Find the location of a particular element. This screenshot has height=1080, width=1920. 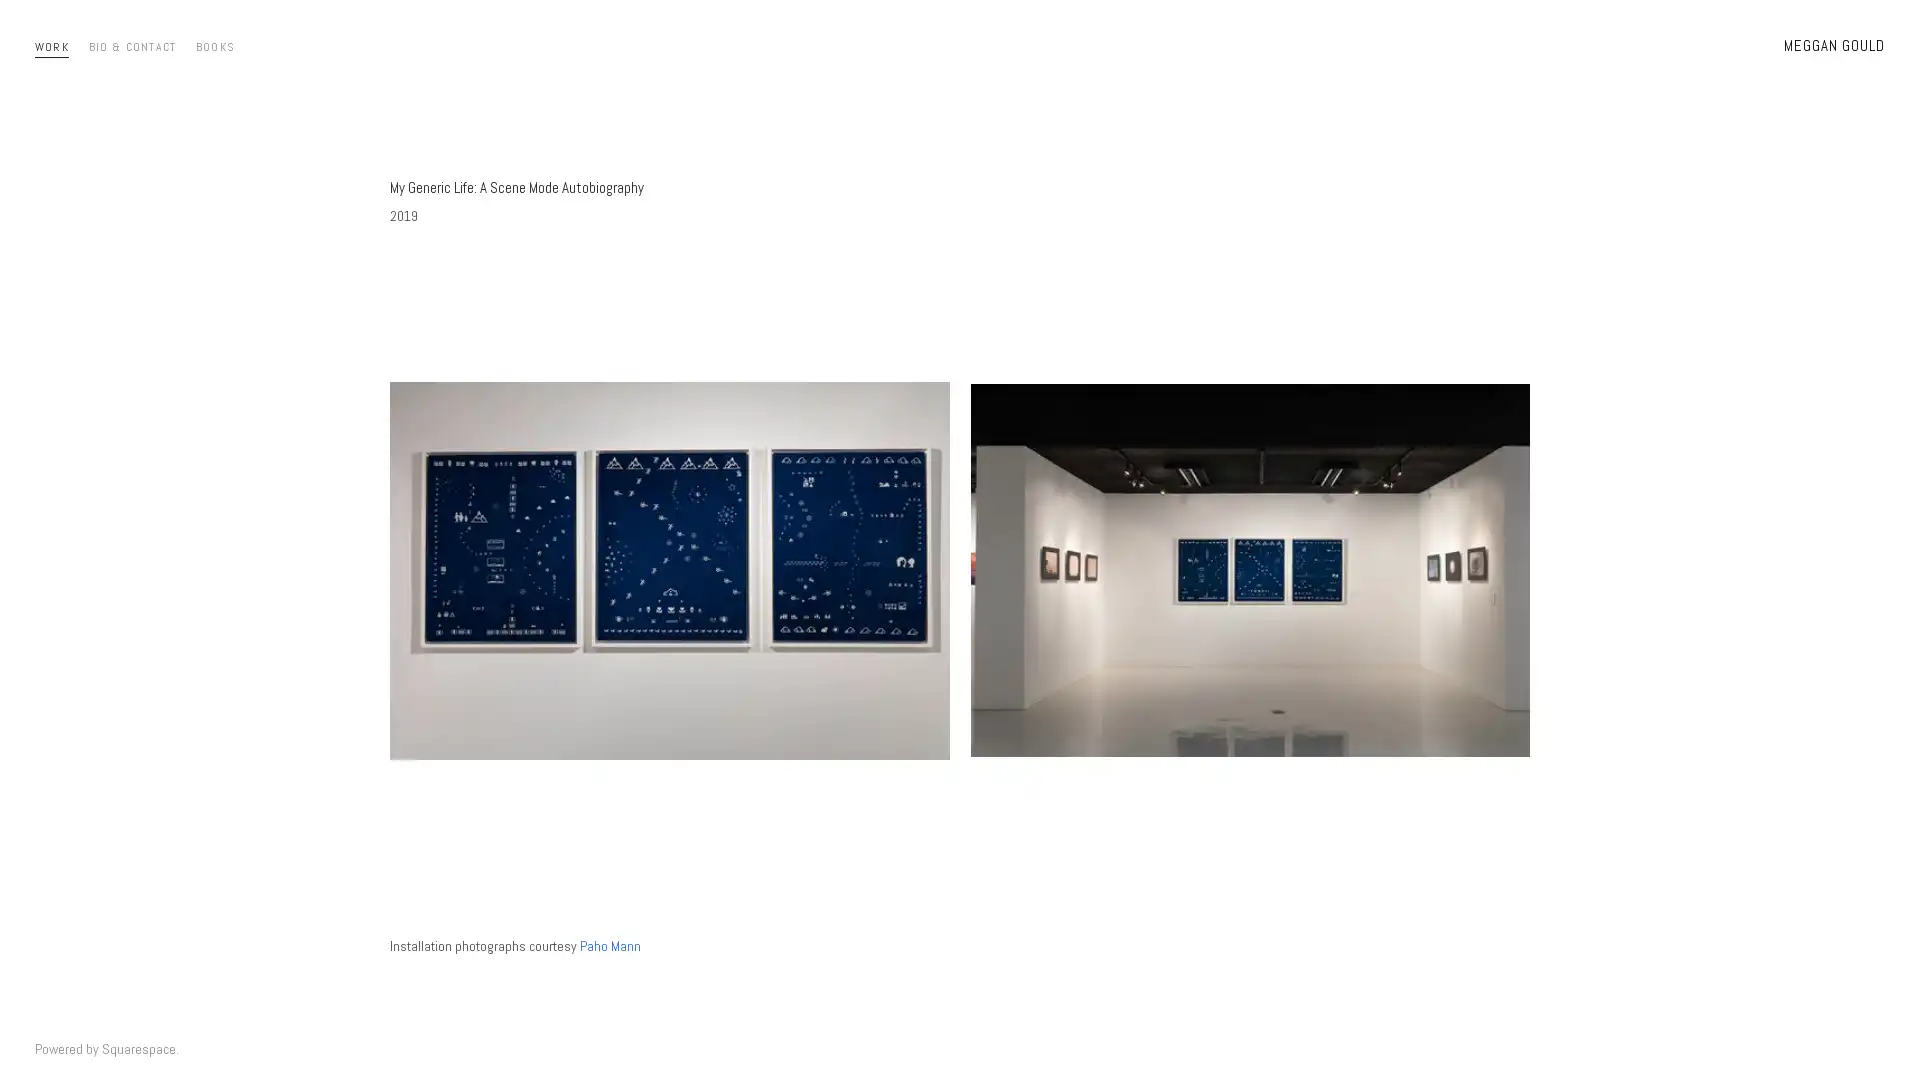

View fullsize scenemode2.jpg is located at coordinates (1248, 570).